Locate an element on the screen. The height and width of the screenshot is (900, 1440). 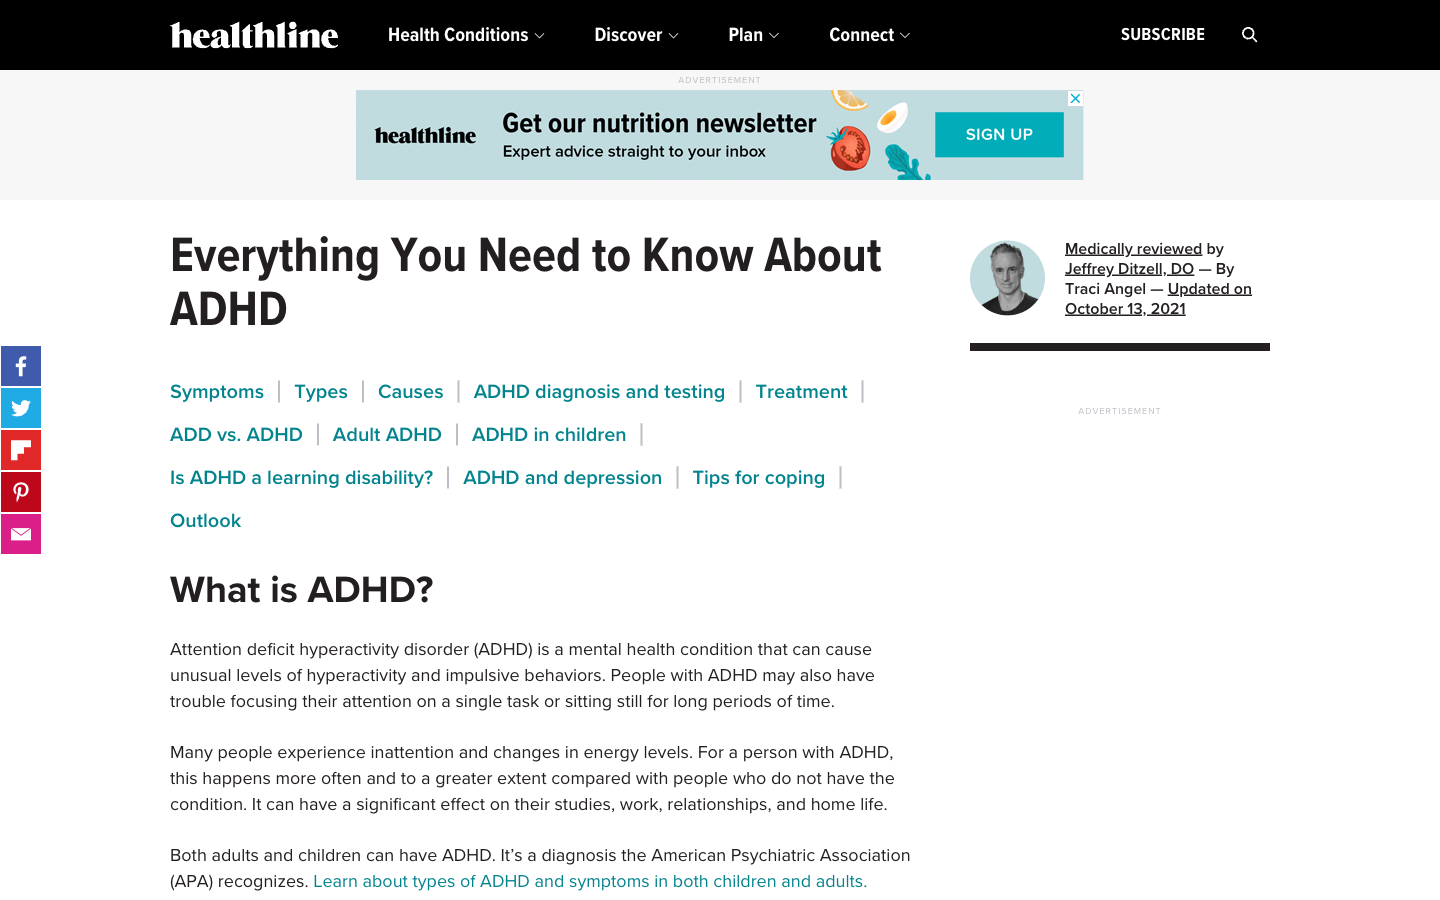
Seek for the answer if ADHD is a learning disability is located at coordinates (301, 476).